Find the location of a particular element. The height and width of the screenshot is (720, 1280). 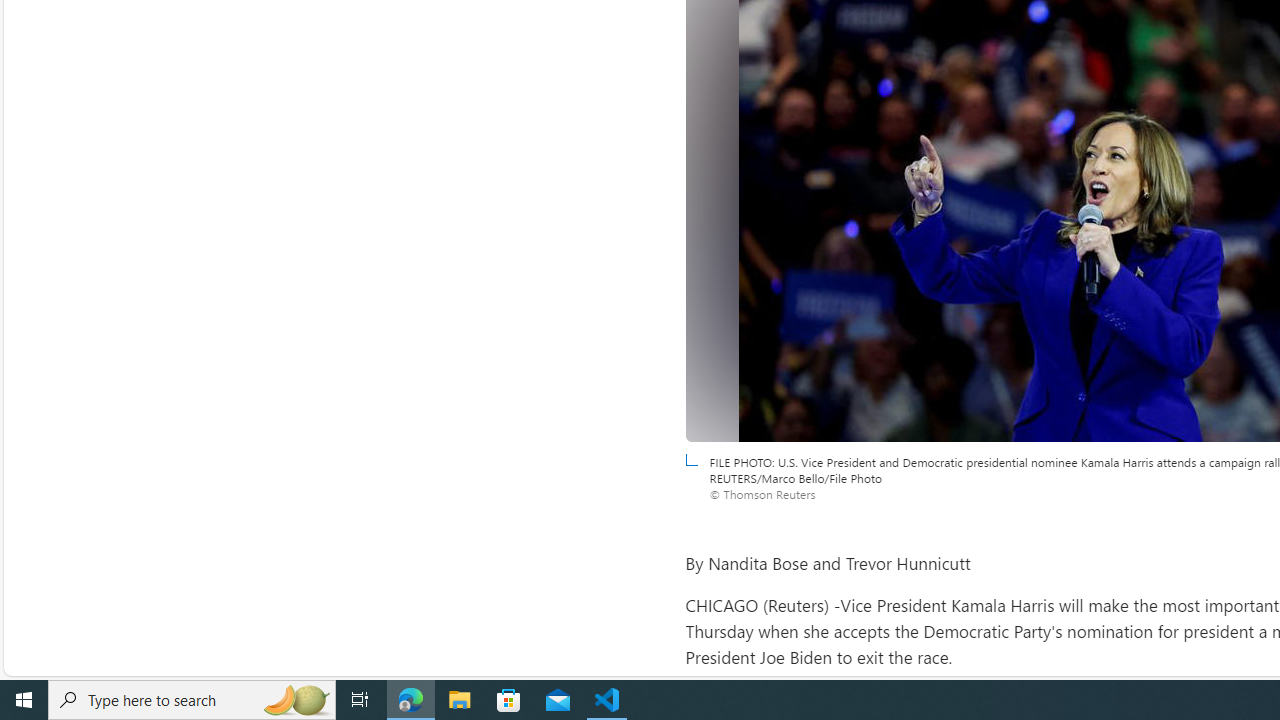

'Microsoft Edge - 1 running window' is located at coordinates (410, 698).